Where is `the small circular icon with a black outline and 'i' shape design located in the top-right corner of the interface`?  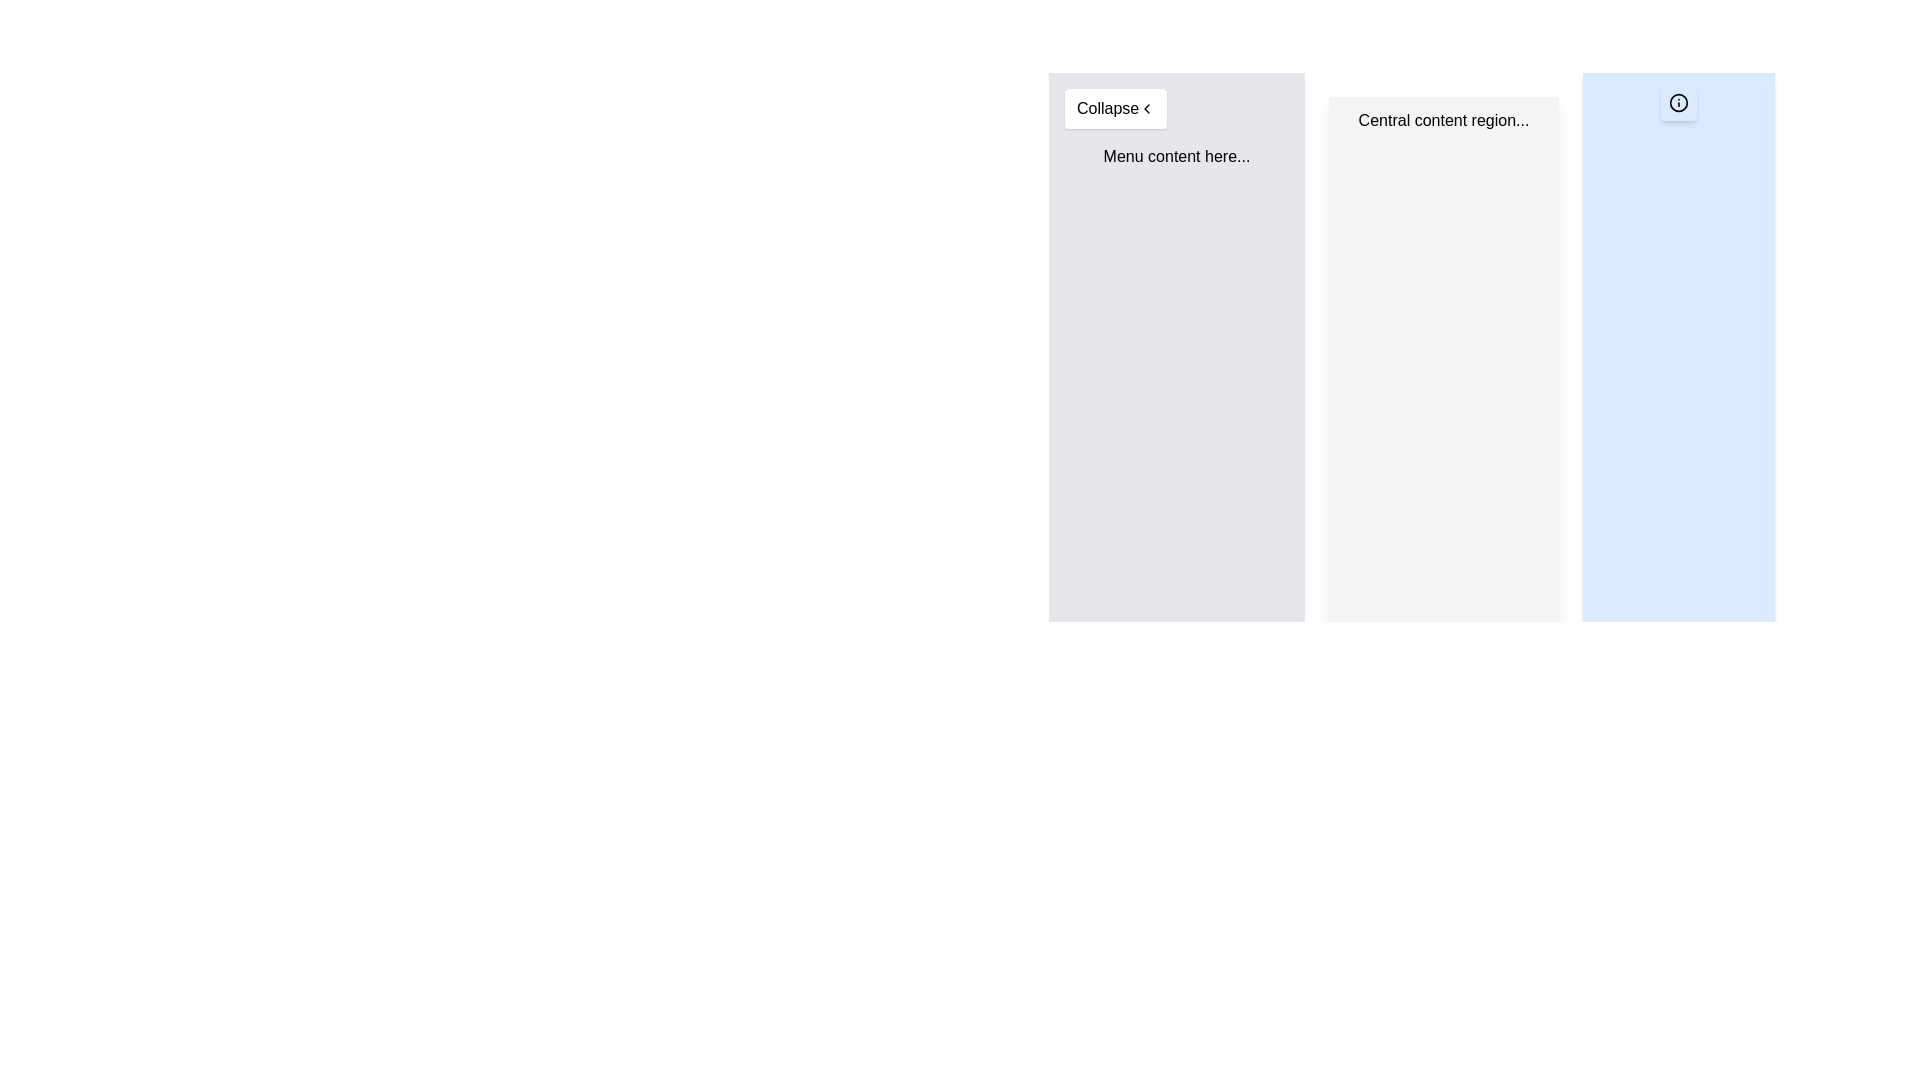
the small circular icon with a black outline and 'i' shape design located in the top-right corner of the interface is located at coordinates (1679, 103).